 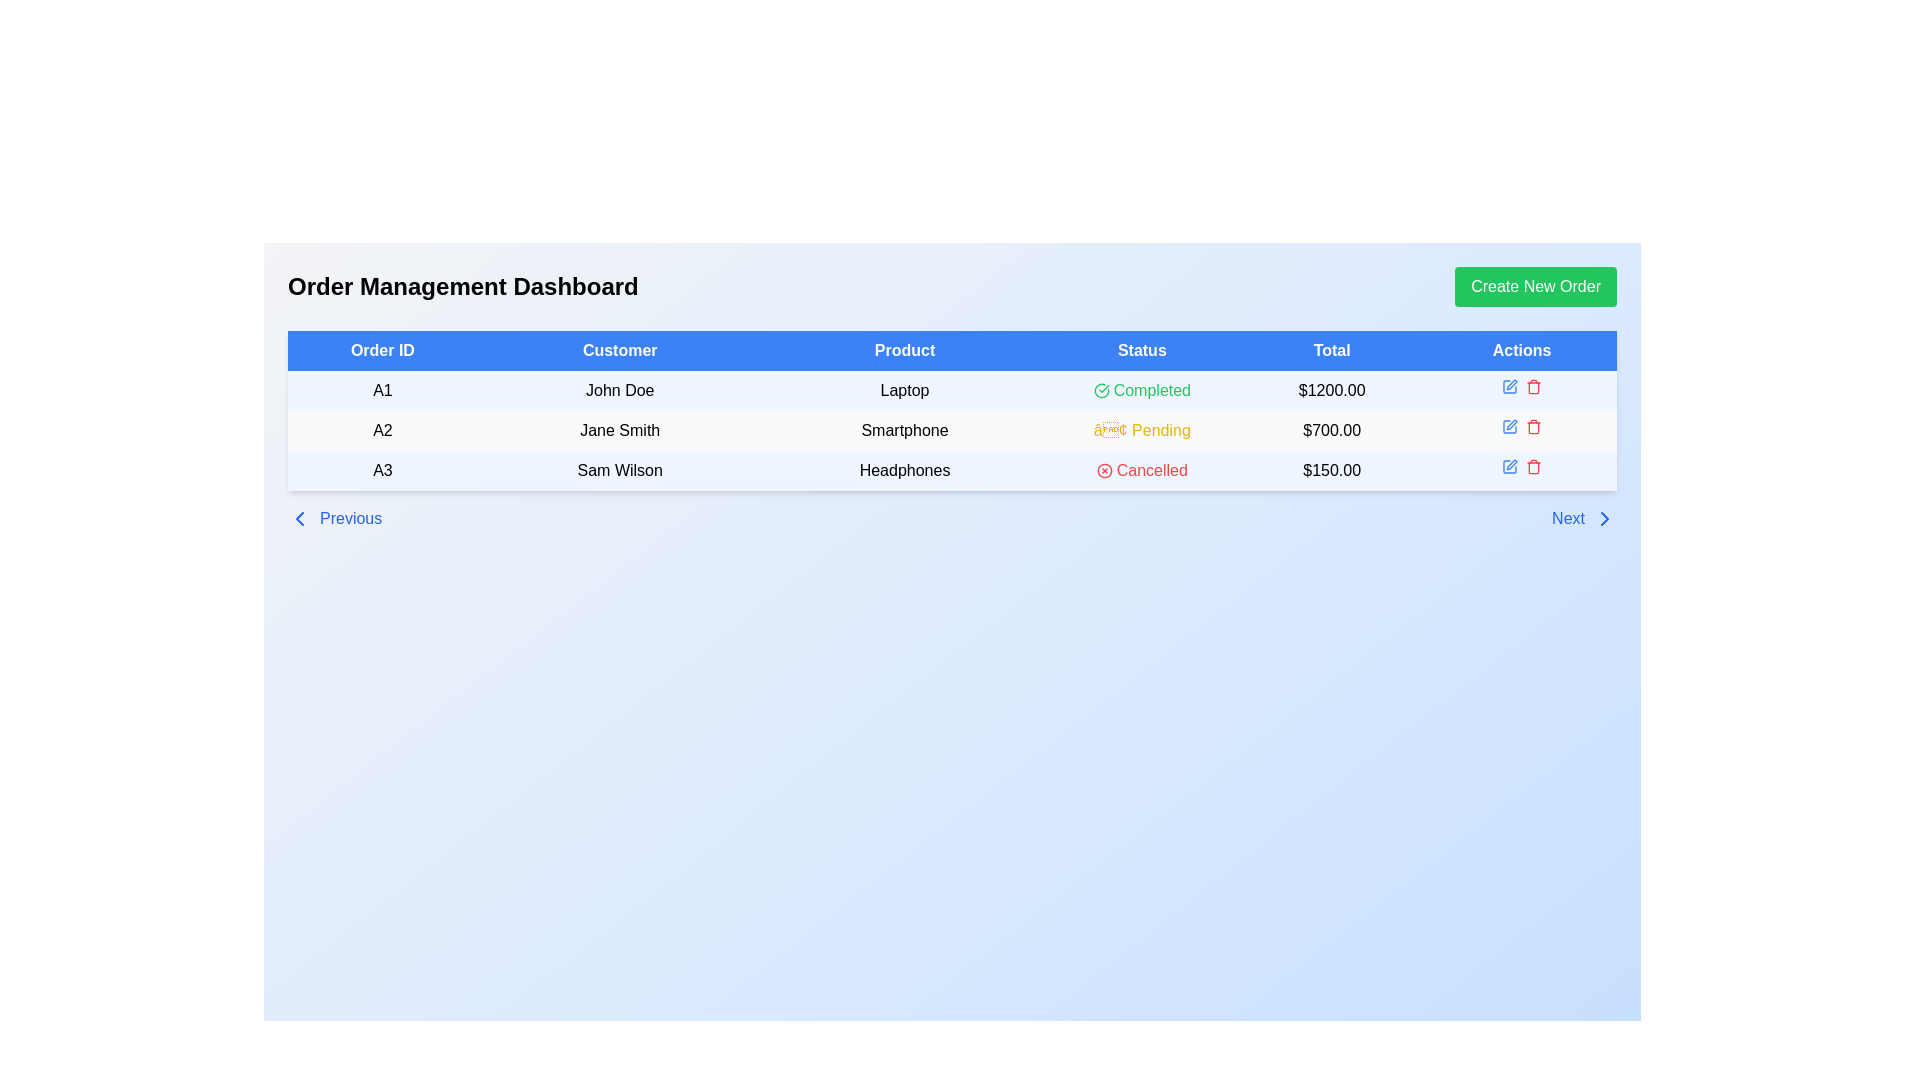 I want to click on the Text Display that shows the product name for the customer 'John Doe' in the 'Product' column, so click(x=904, y=390).